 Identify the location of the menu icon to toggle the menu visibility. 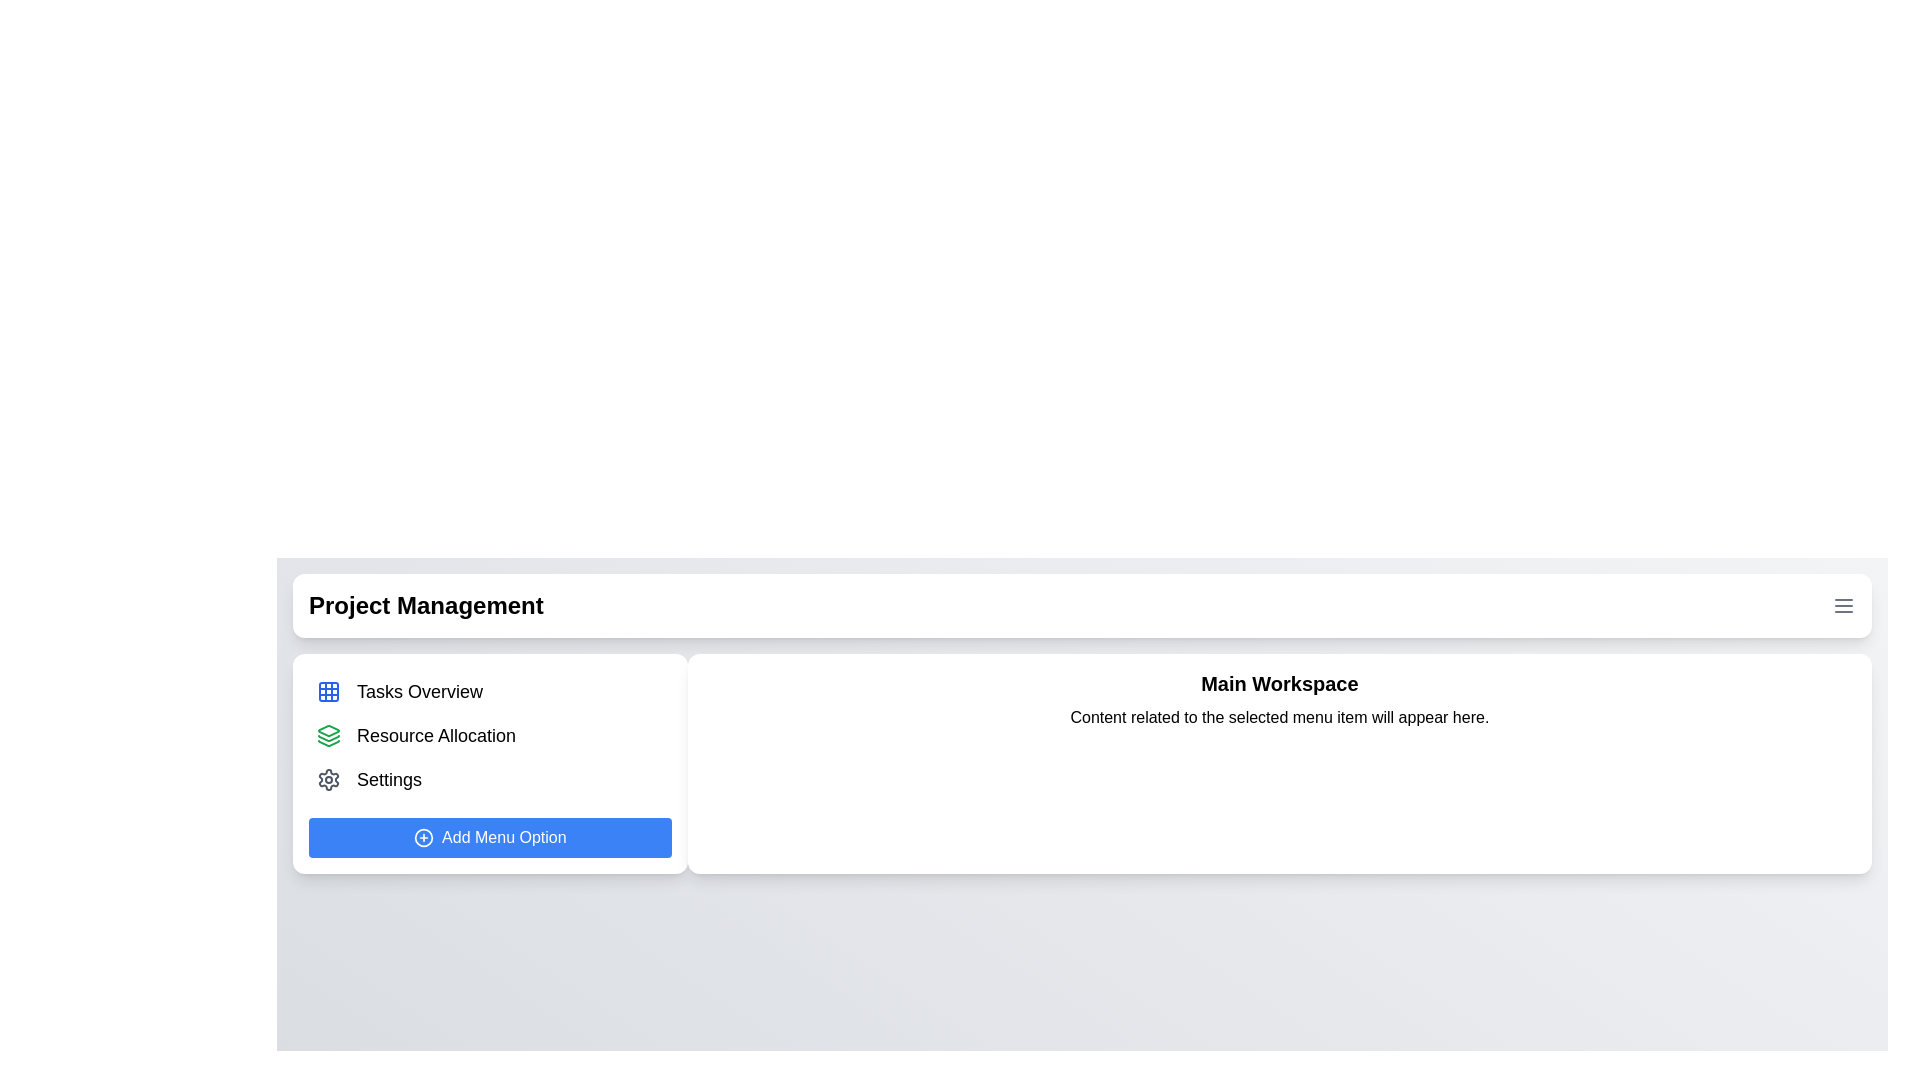
(1842, 604).